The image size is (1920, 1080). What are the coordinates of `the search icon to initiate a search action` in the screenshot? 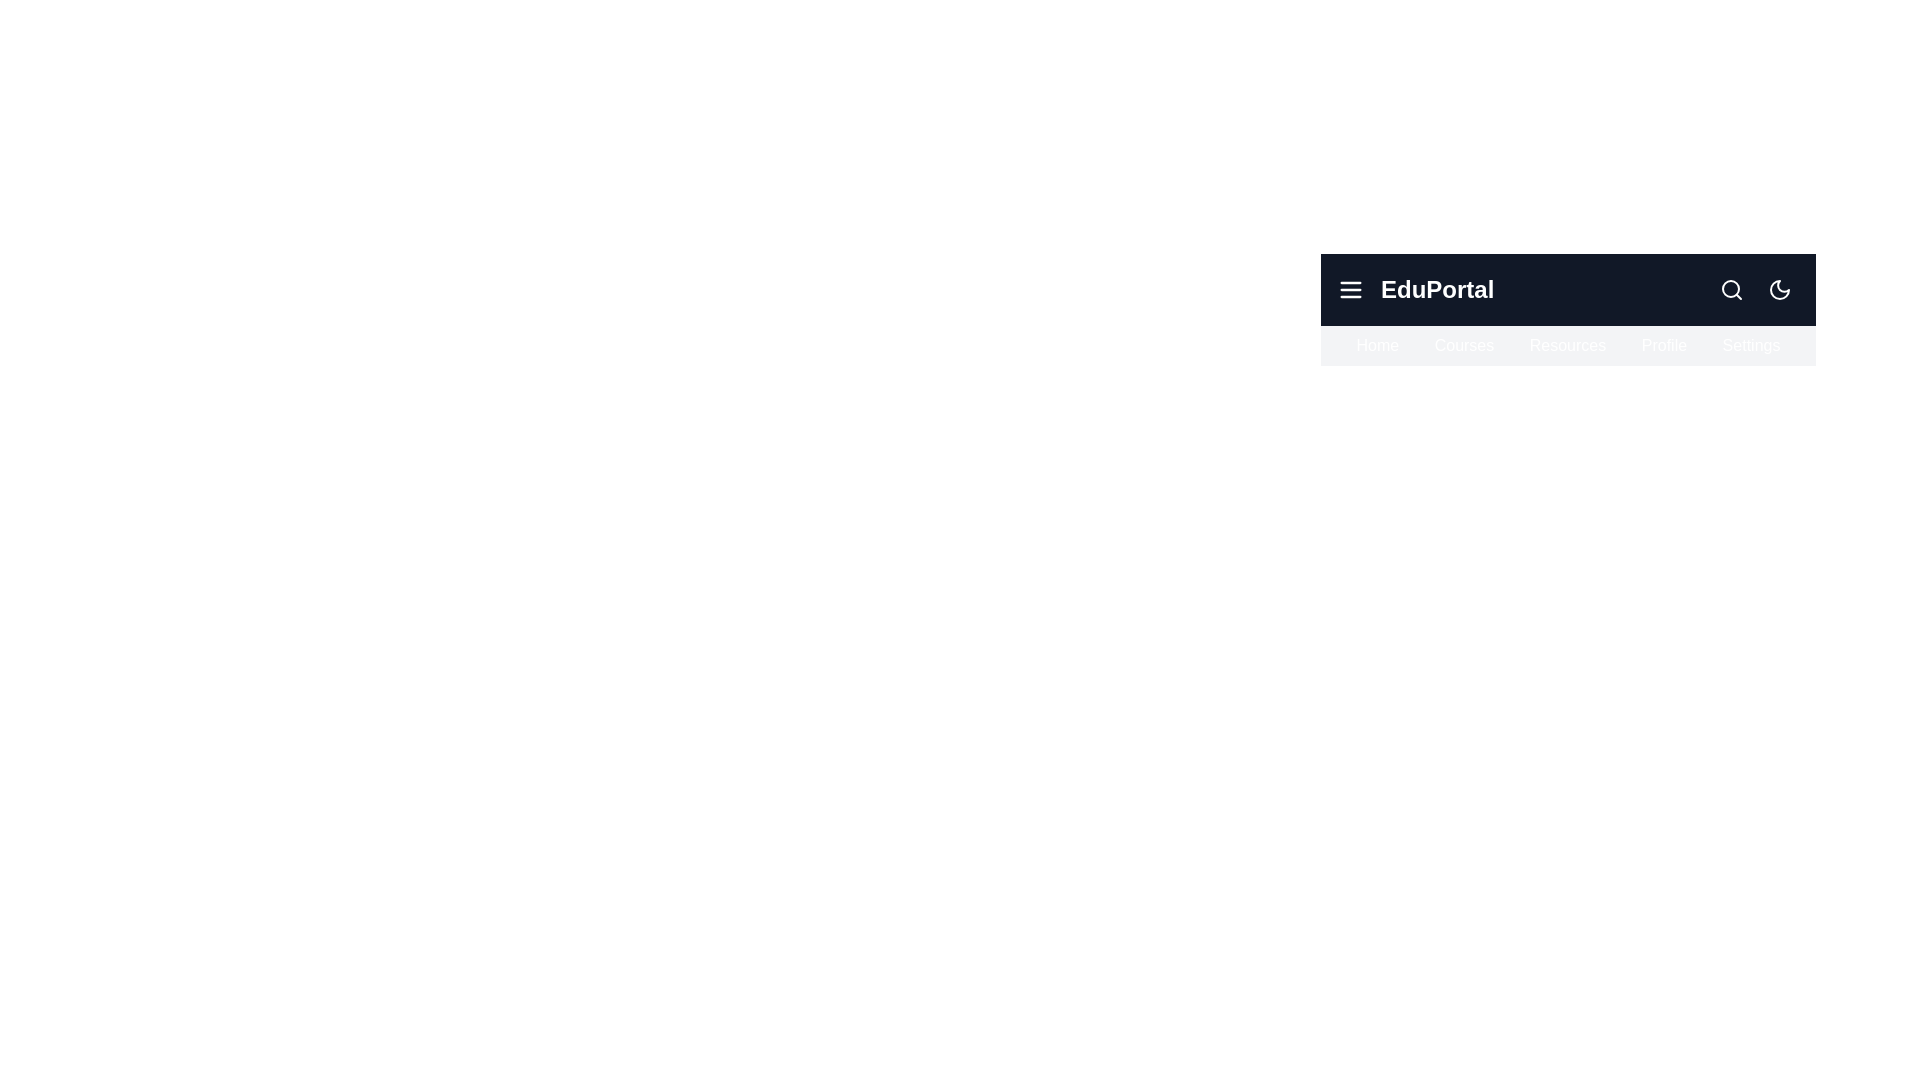 It's located at (1731, 289).